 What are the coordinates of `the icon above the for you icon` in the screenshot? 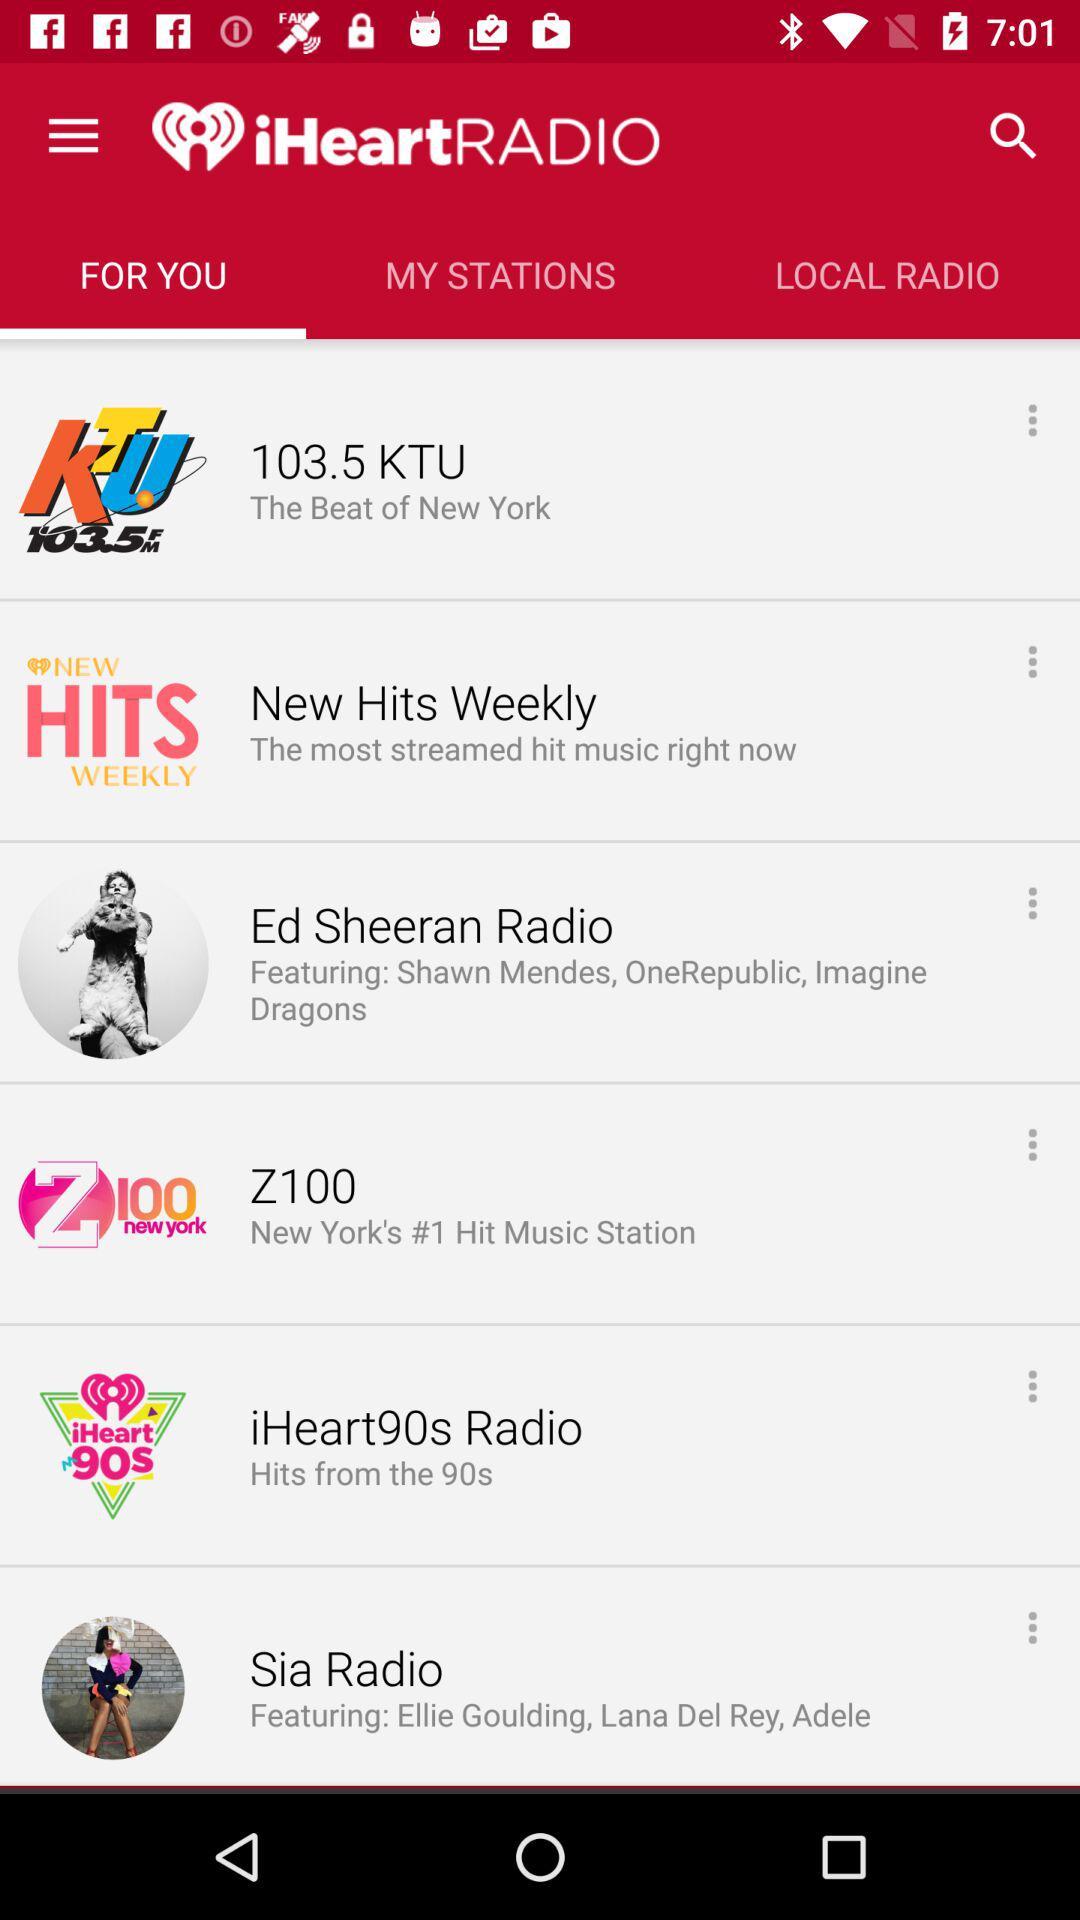 It's located at (72, 135).